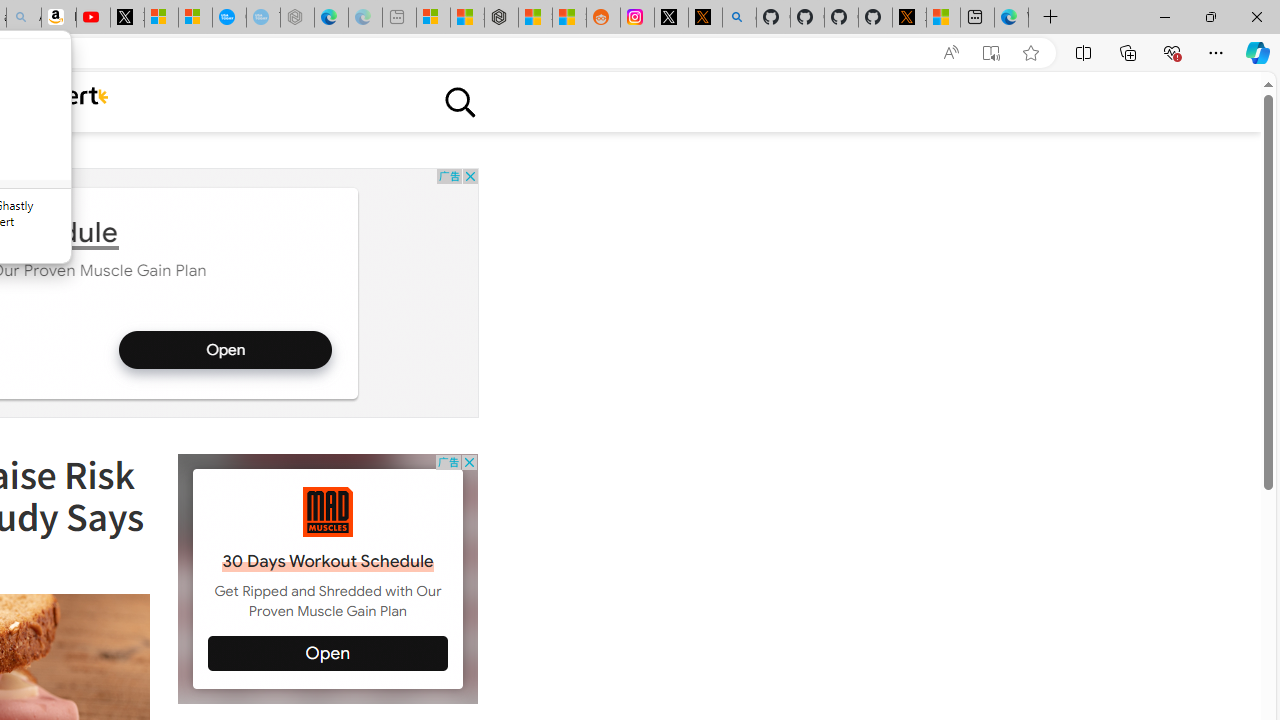 Image resolution: width=1280 pixels, height=720 pixels. I want to click on 'Opinion: Op-Ed and Commentary - USA TODAY', so click(229, 17).